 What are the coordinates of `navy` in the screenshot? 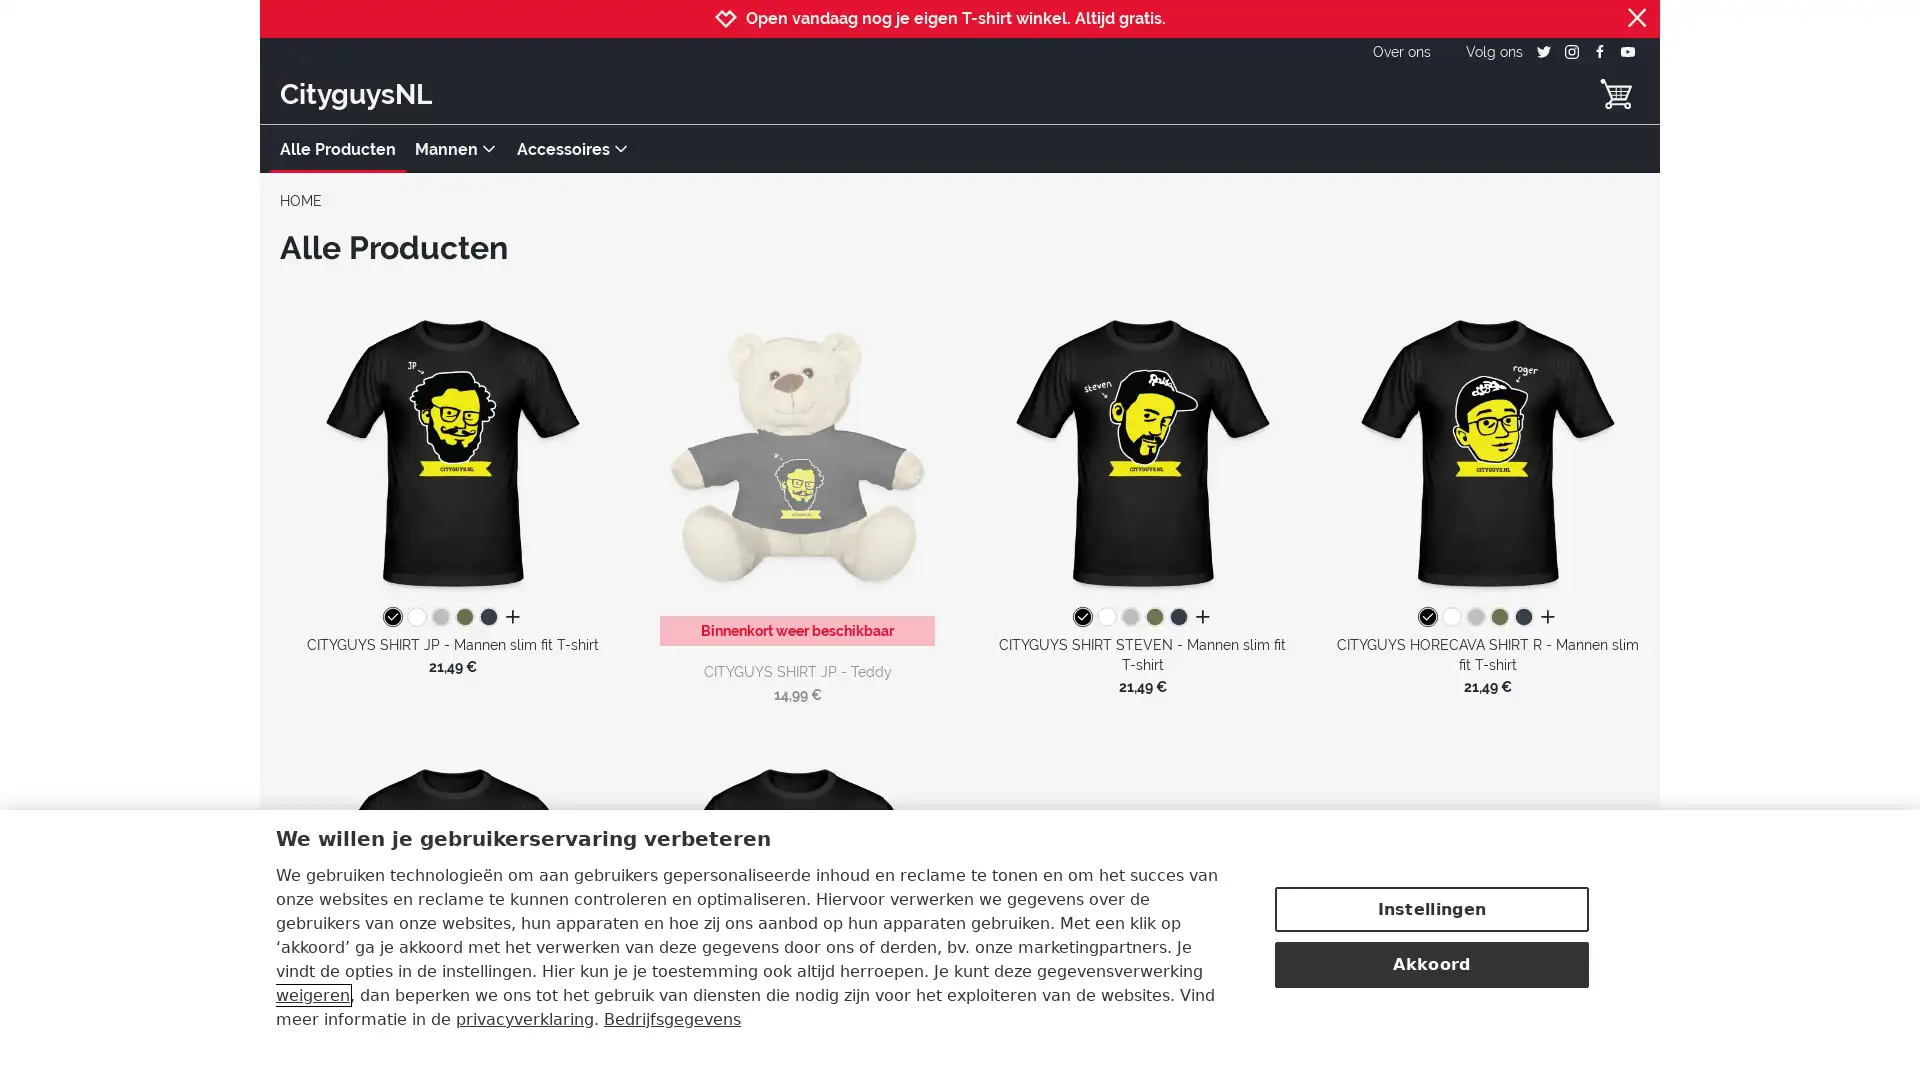 It's located at (1177, 617).